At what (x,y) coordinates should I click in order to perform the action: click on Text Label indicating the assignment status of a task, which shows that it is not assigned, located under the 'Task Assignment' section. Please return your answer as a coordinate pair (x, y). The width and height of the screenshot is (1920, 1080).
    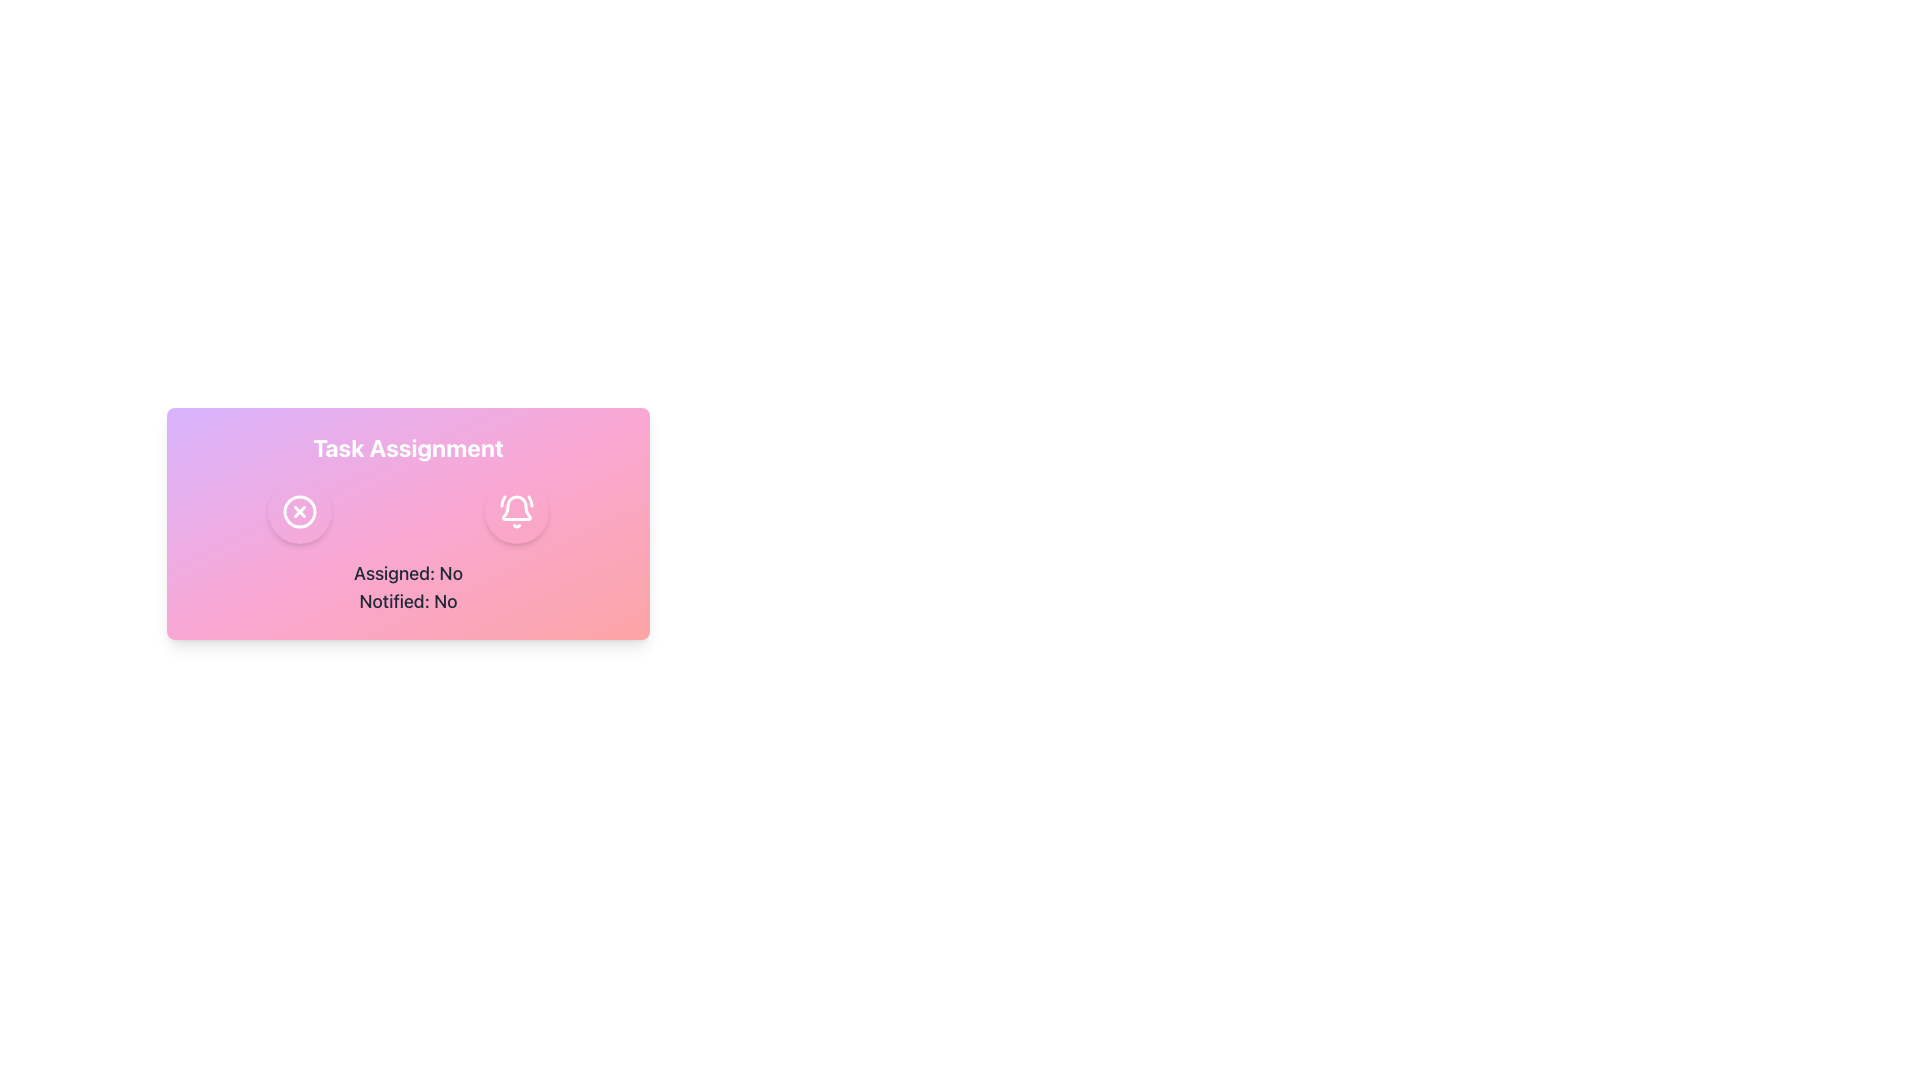
    Looking at the image, I should click on (407, 574).